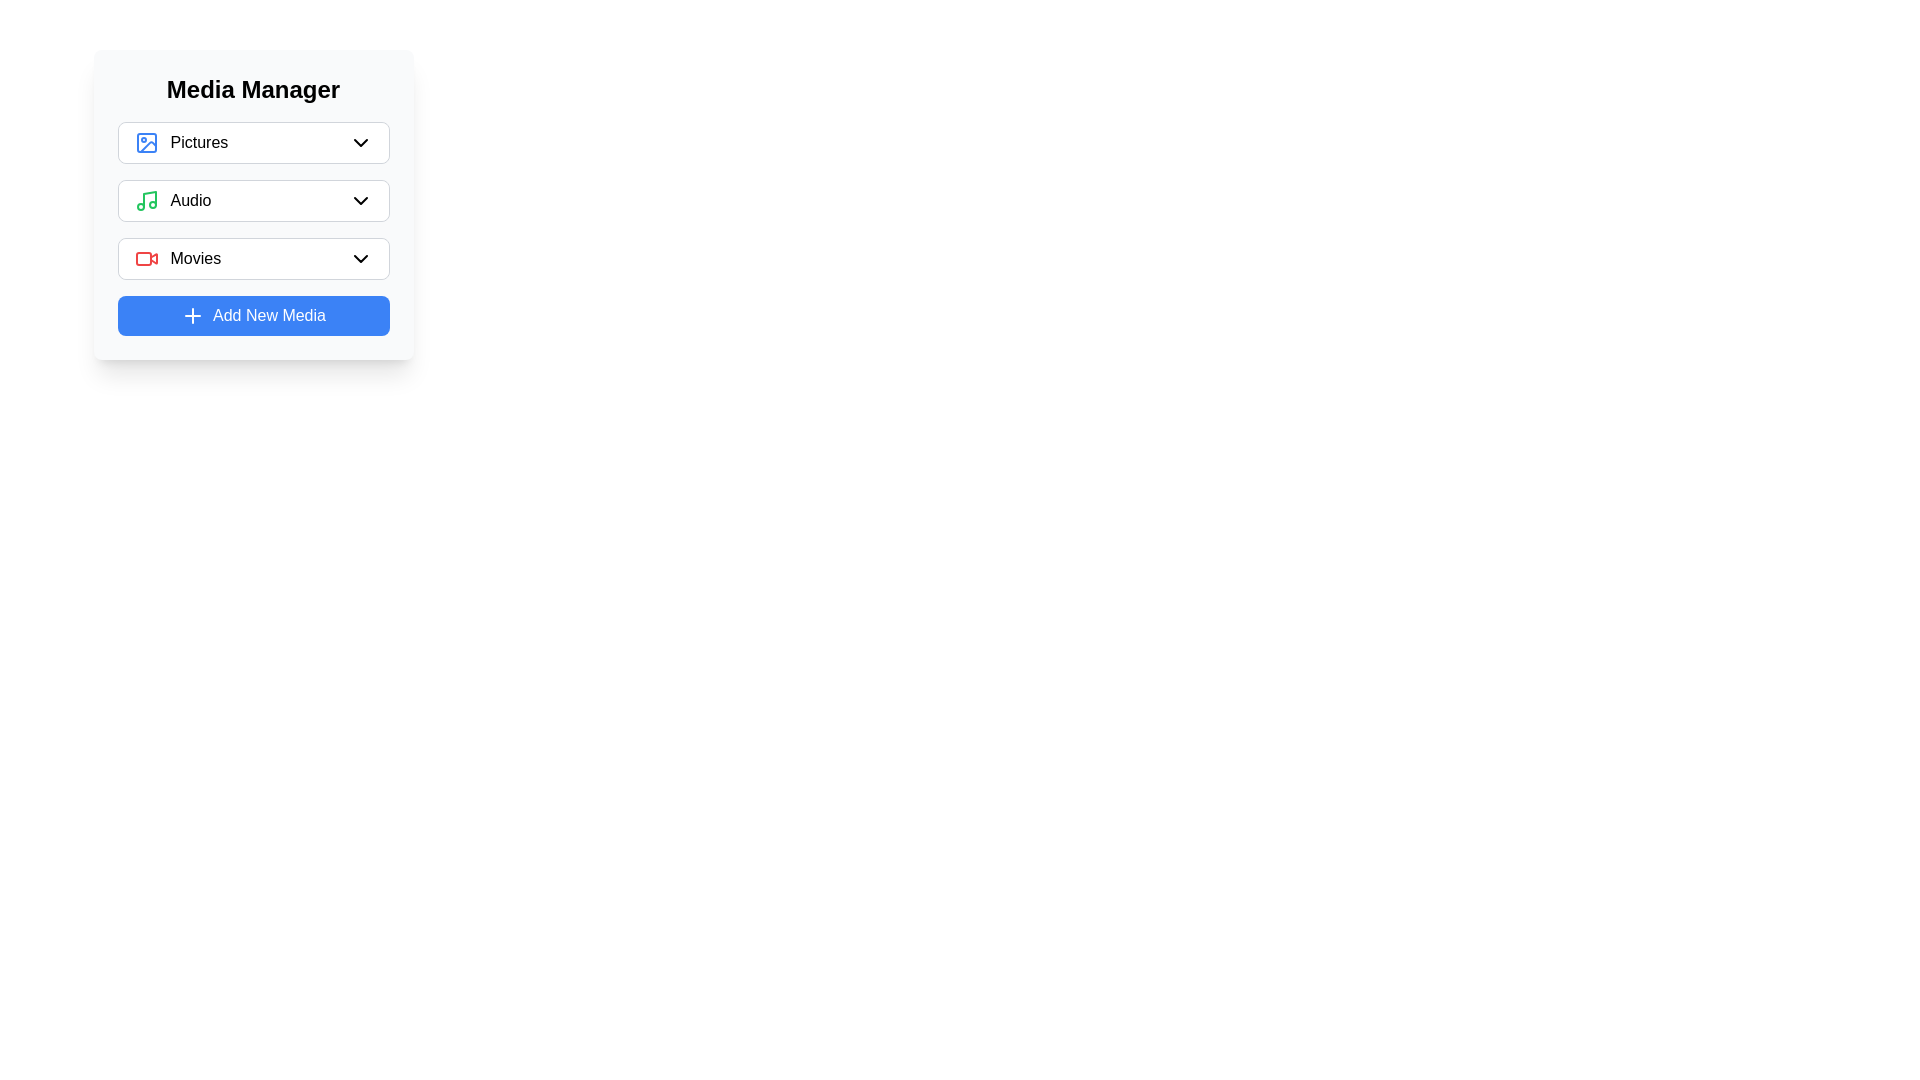  Describe the element at coordinates (252, 315) in the screenshot. I see `the button located at the bottom of the 'Media Manager' section` at that location.